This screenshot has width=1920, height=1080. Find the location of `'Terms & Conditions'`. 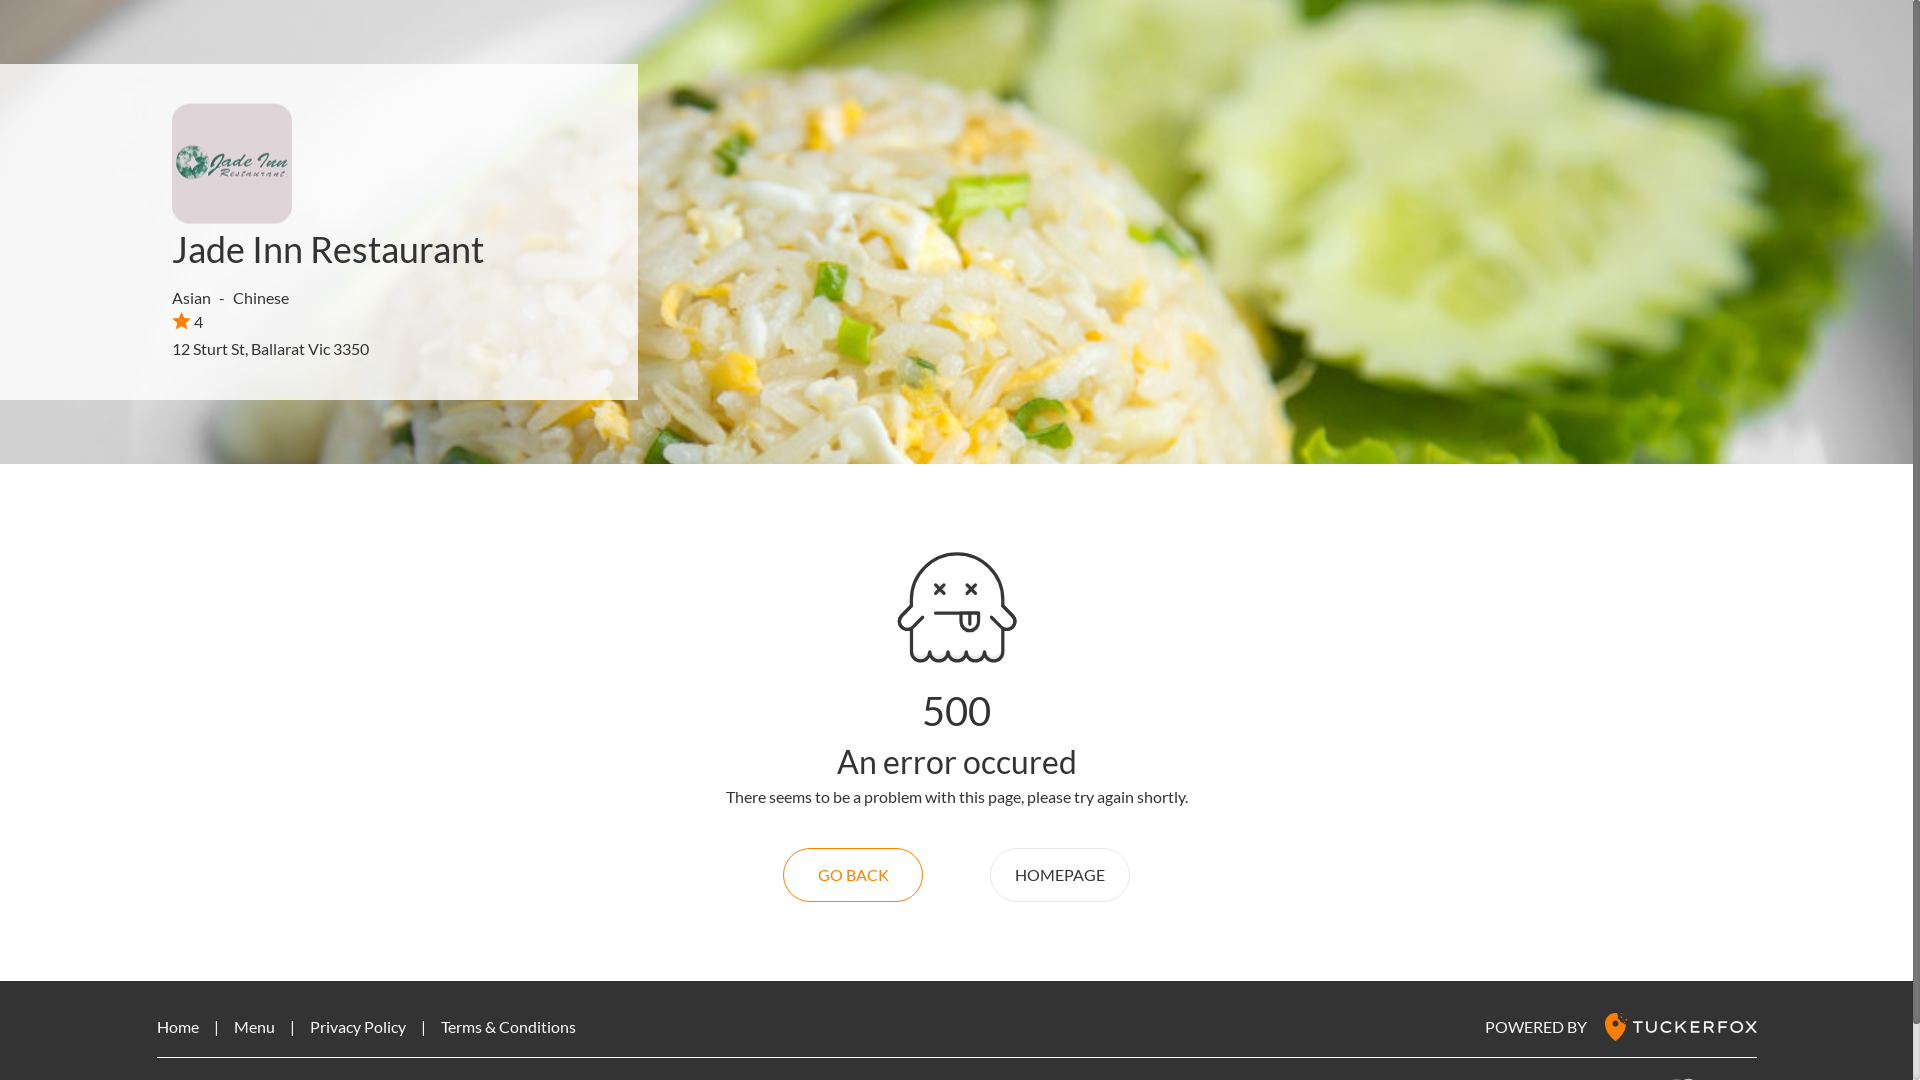

'Terms & Conditions' is located at coordinates (507, 1026).